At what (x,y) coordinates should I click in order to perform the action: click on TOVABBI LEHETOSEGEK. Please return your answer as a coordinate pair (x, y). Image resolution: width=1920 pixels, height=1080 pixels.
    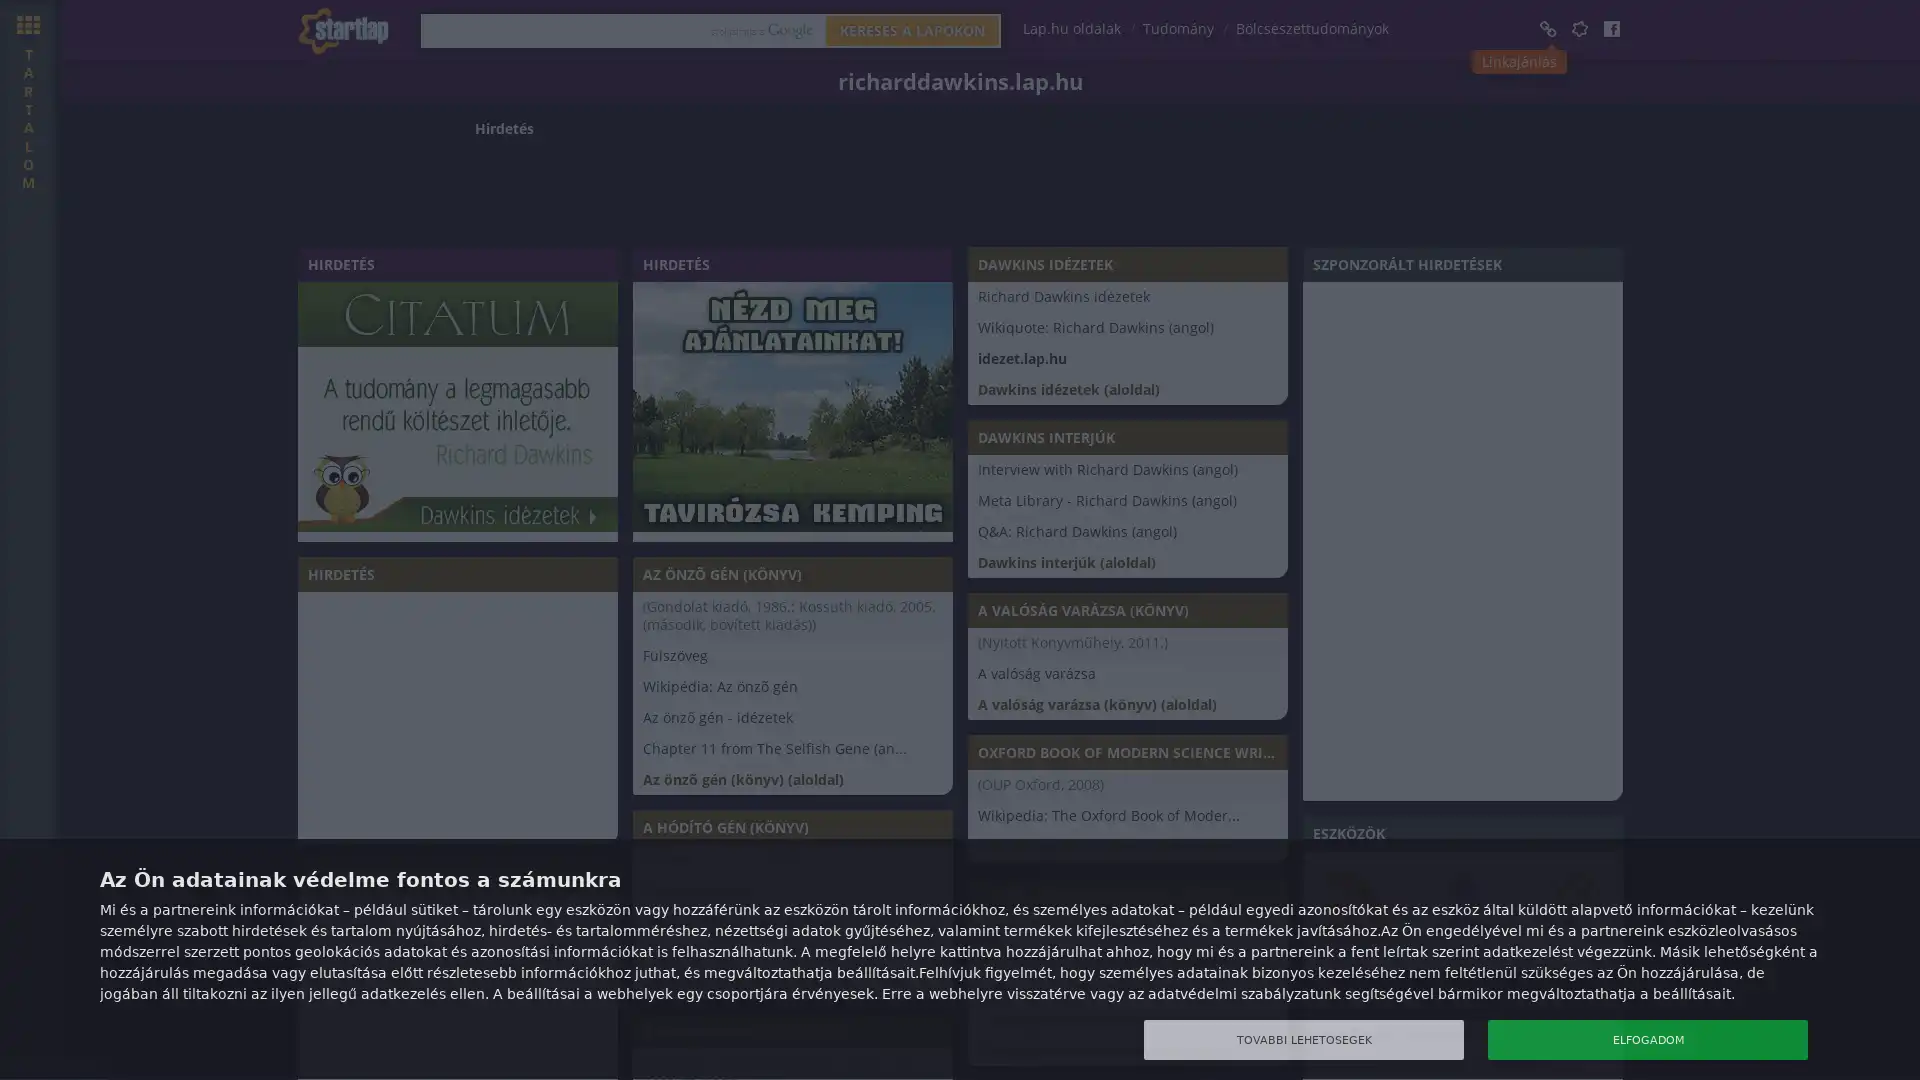
    Looking at the image, I should click on (1304, 1039).